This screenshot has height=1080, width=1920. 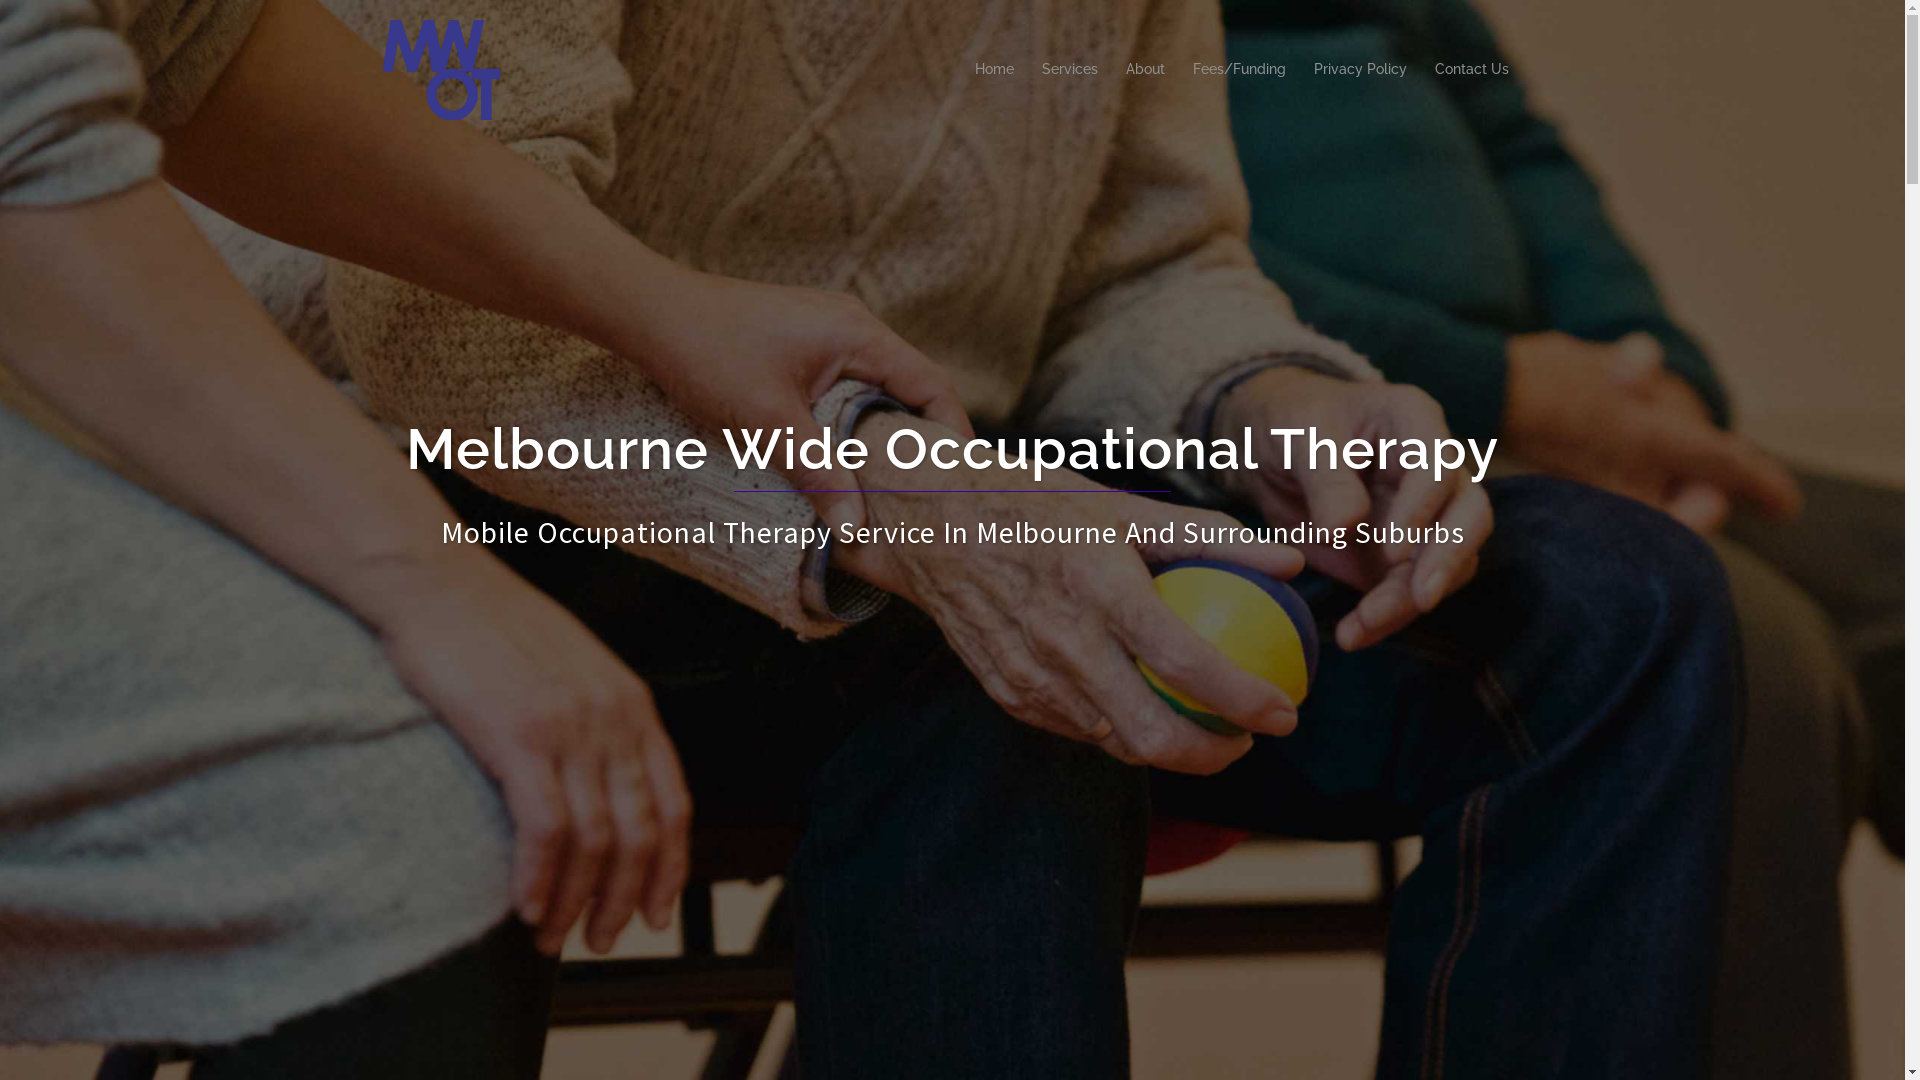 What do you see at coordinates (1360, 68) in the screenshot?
I see `'Privacy Policy'` at bounding box center [1360, 68].